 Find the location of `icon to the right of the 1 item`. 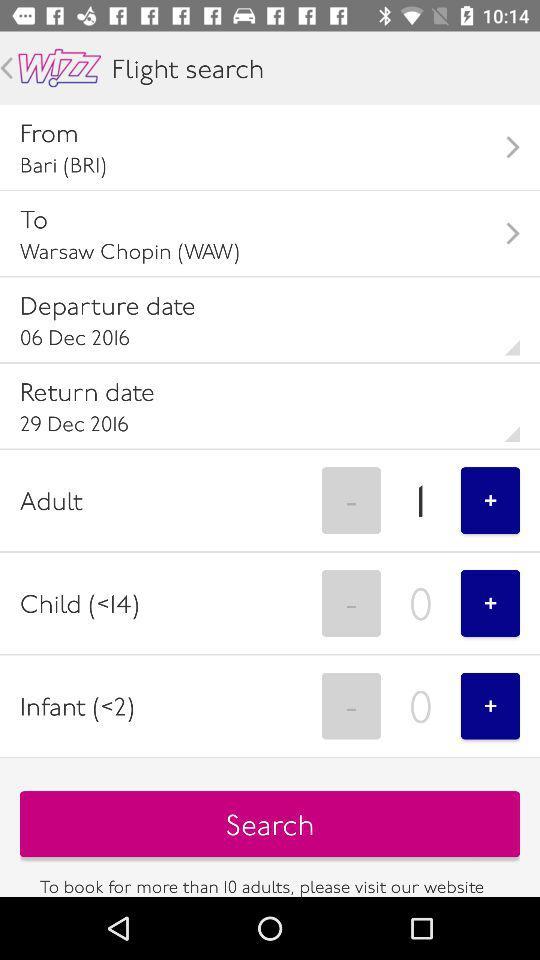

icon to the right of the 1 item is located at coordinates (489, 499).